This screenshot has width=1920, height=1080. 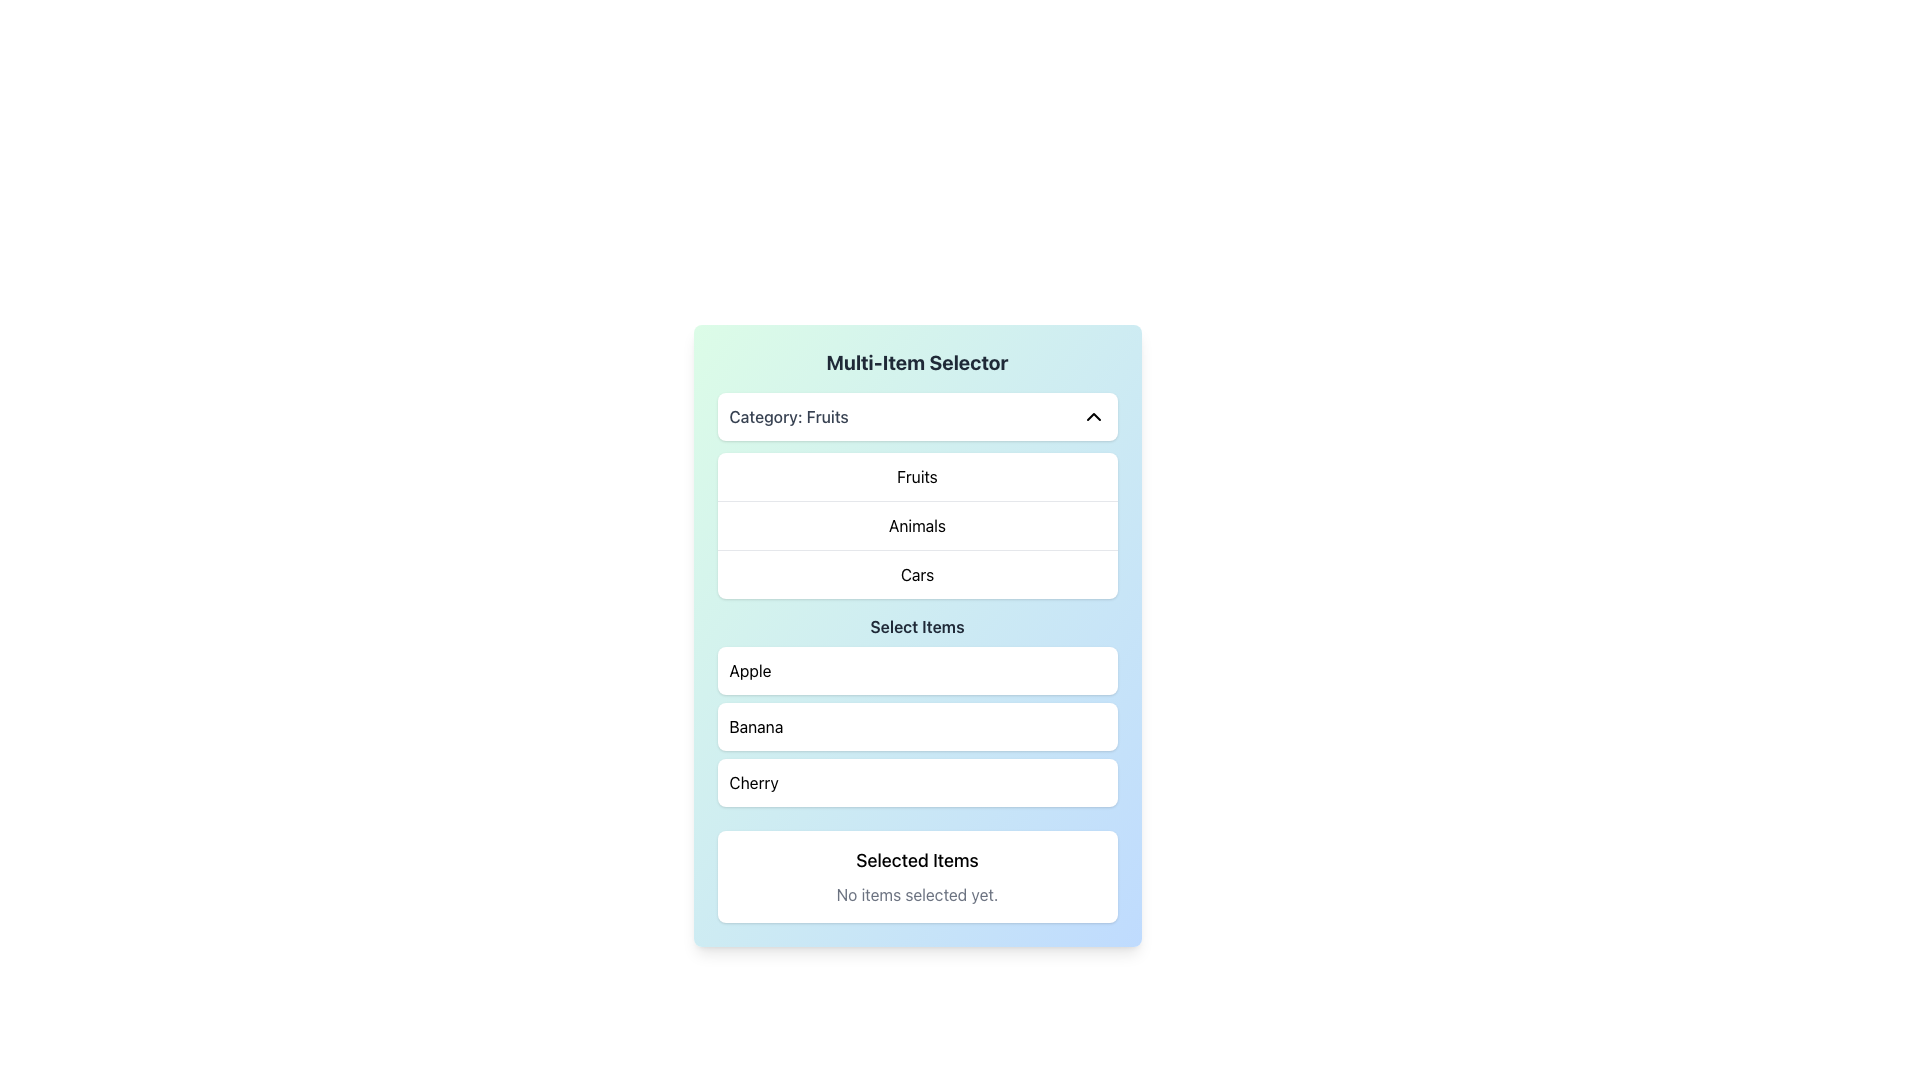 I want to click on the selectable category option labeled 'Cars', which is the third item in a vertical list of categories beneath 'Animals', so click(x=916, y=574).